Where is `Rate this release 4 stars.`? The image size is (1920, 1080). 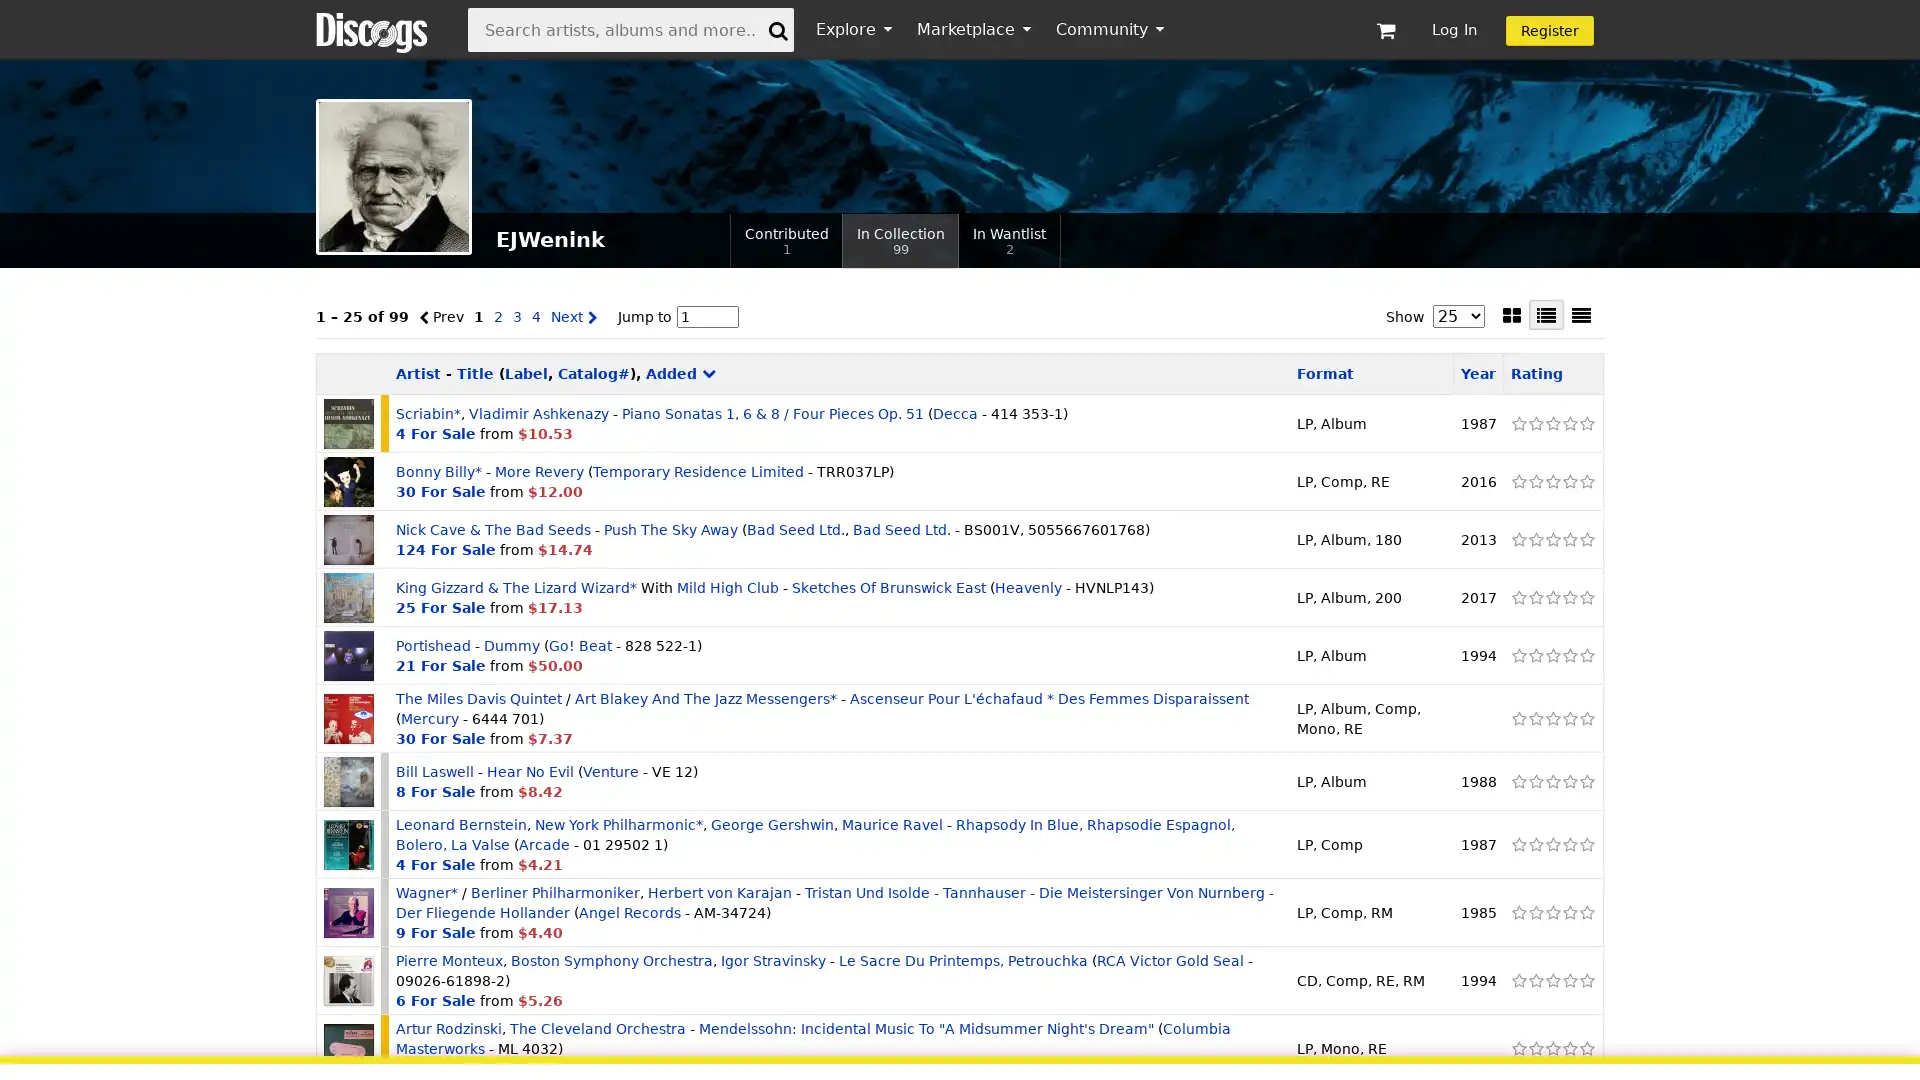
Rate this release 4 stars. is located at coordinates (1568, 979).